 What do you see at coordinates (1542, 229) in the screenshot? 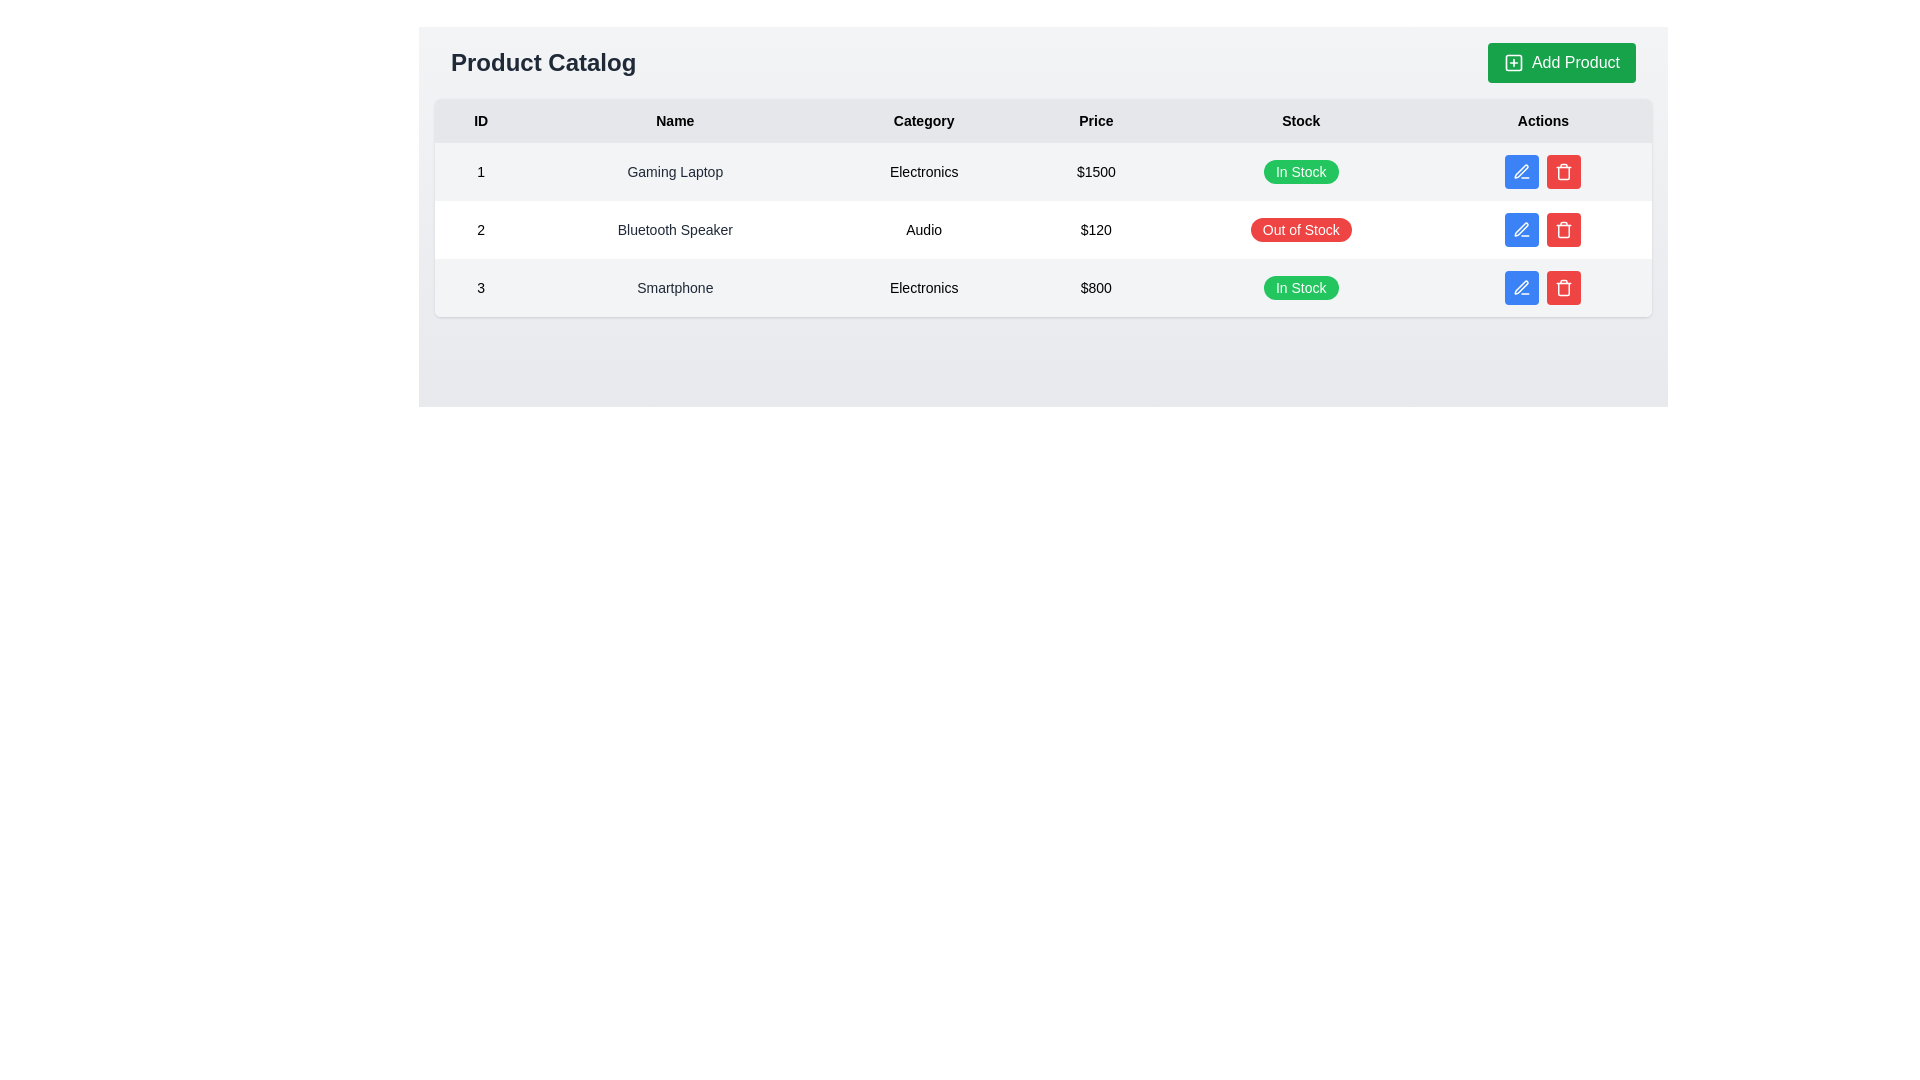
I see `the edit button with a blue background and pen icon in the last column of the table row labeled 'Bluetooth Speaker' to initiate the edit action` at bounding box center [1542, 229].